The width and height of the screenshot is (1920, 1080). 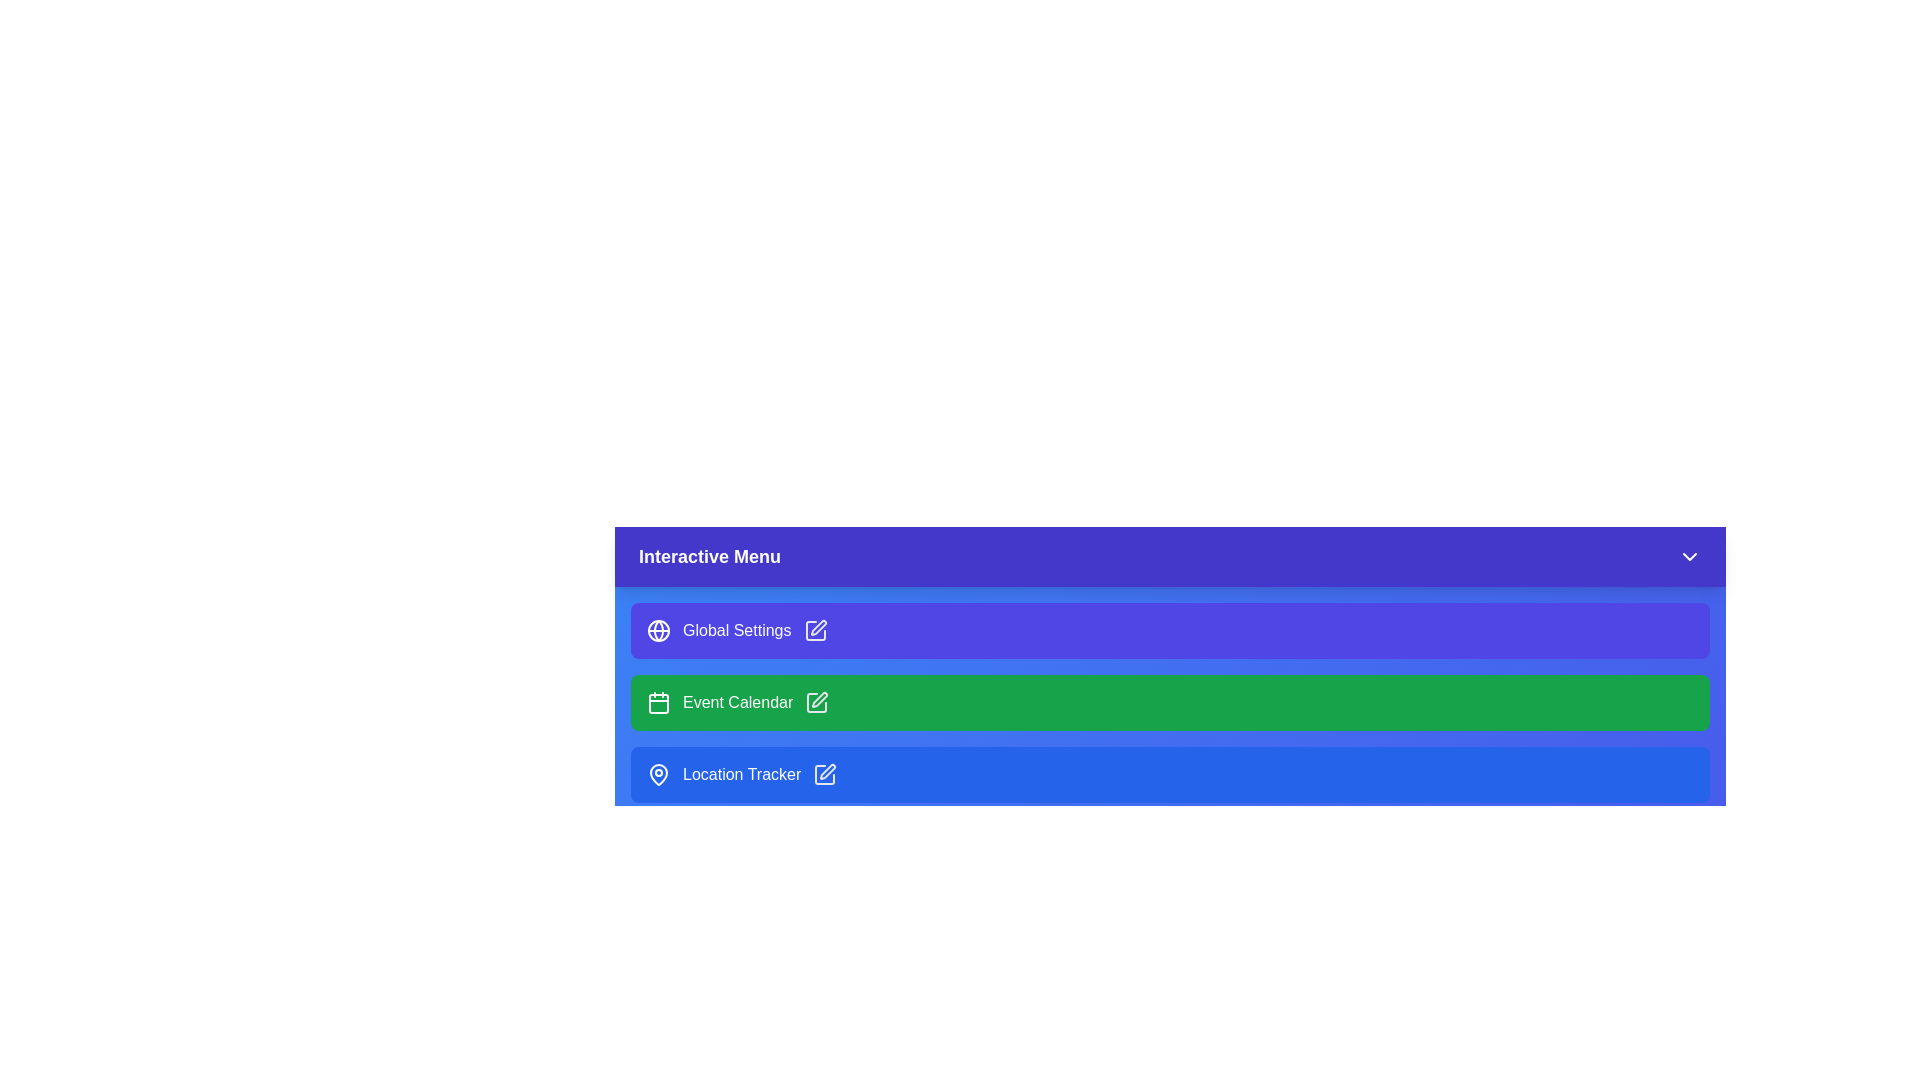 What do you see at coordinates (658, 631) in the screenshot?
I see `the icon of Global Settings in the InteractiveDashboardMenu` at bounding box center [658, 631].